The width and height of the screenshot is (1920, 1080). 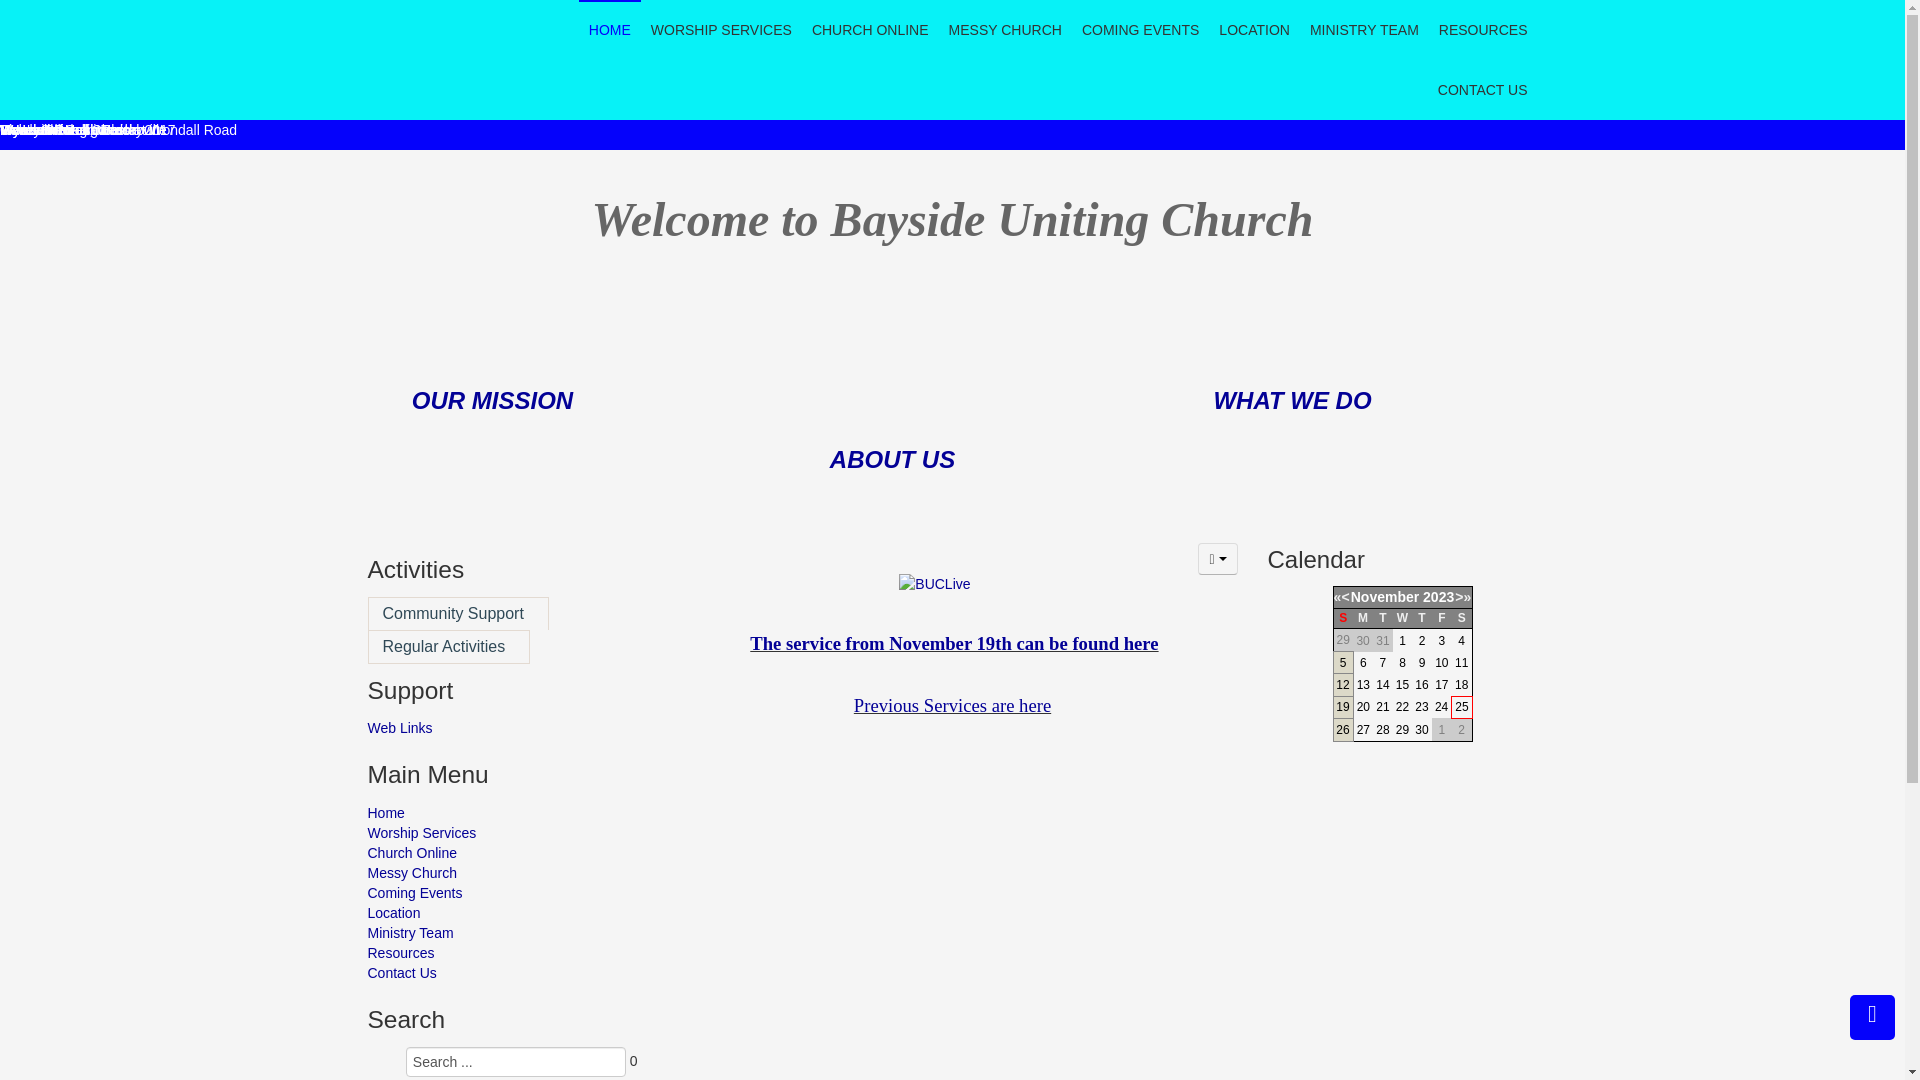 I want to click on '19', so click(x=1342, y=705).